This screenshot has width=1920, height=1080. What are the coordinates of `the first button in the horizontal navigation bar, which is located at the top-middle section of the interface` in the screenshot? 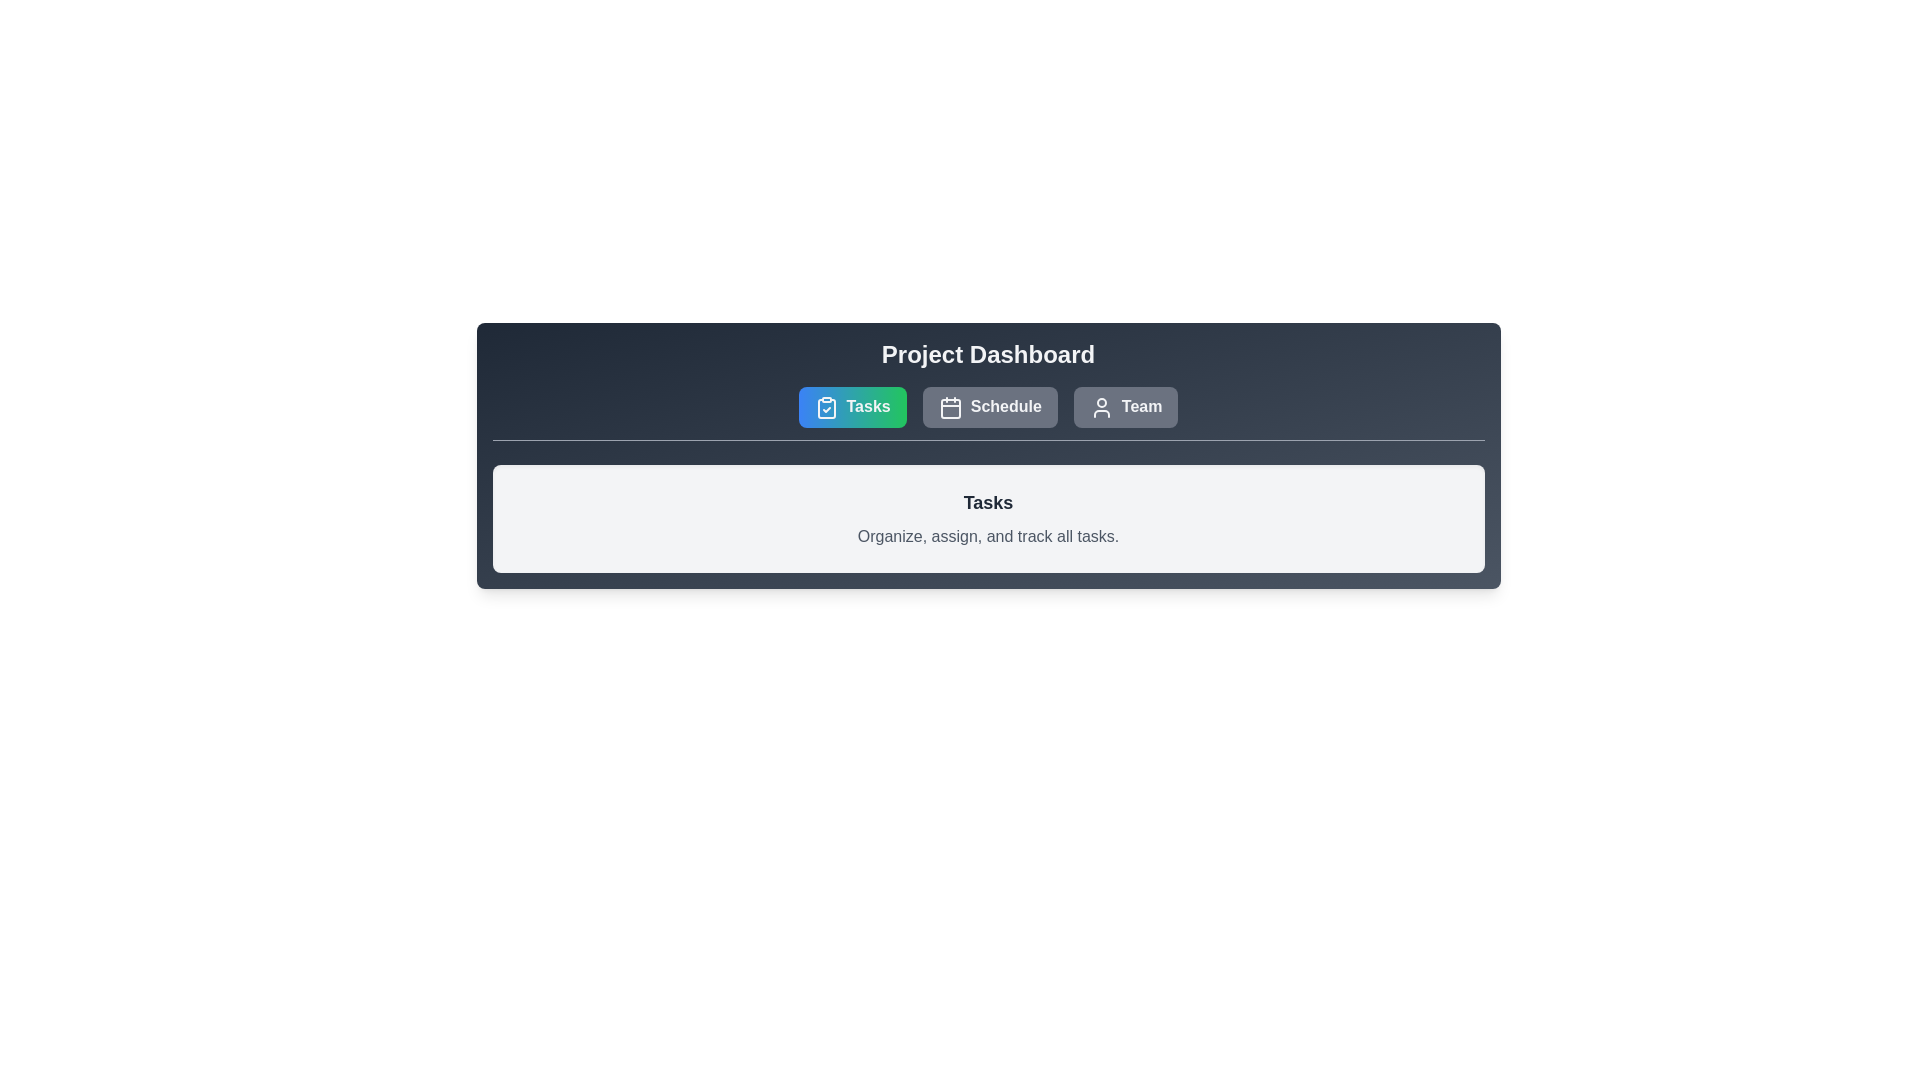 It's located at (852, 406).